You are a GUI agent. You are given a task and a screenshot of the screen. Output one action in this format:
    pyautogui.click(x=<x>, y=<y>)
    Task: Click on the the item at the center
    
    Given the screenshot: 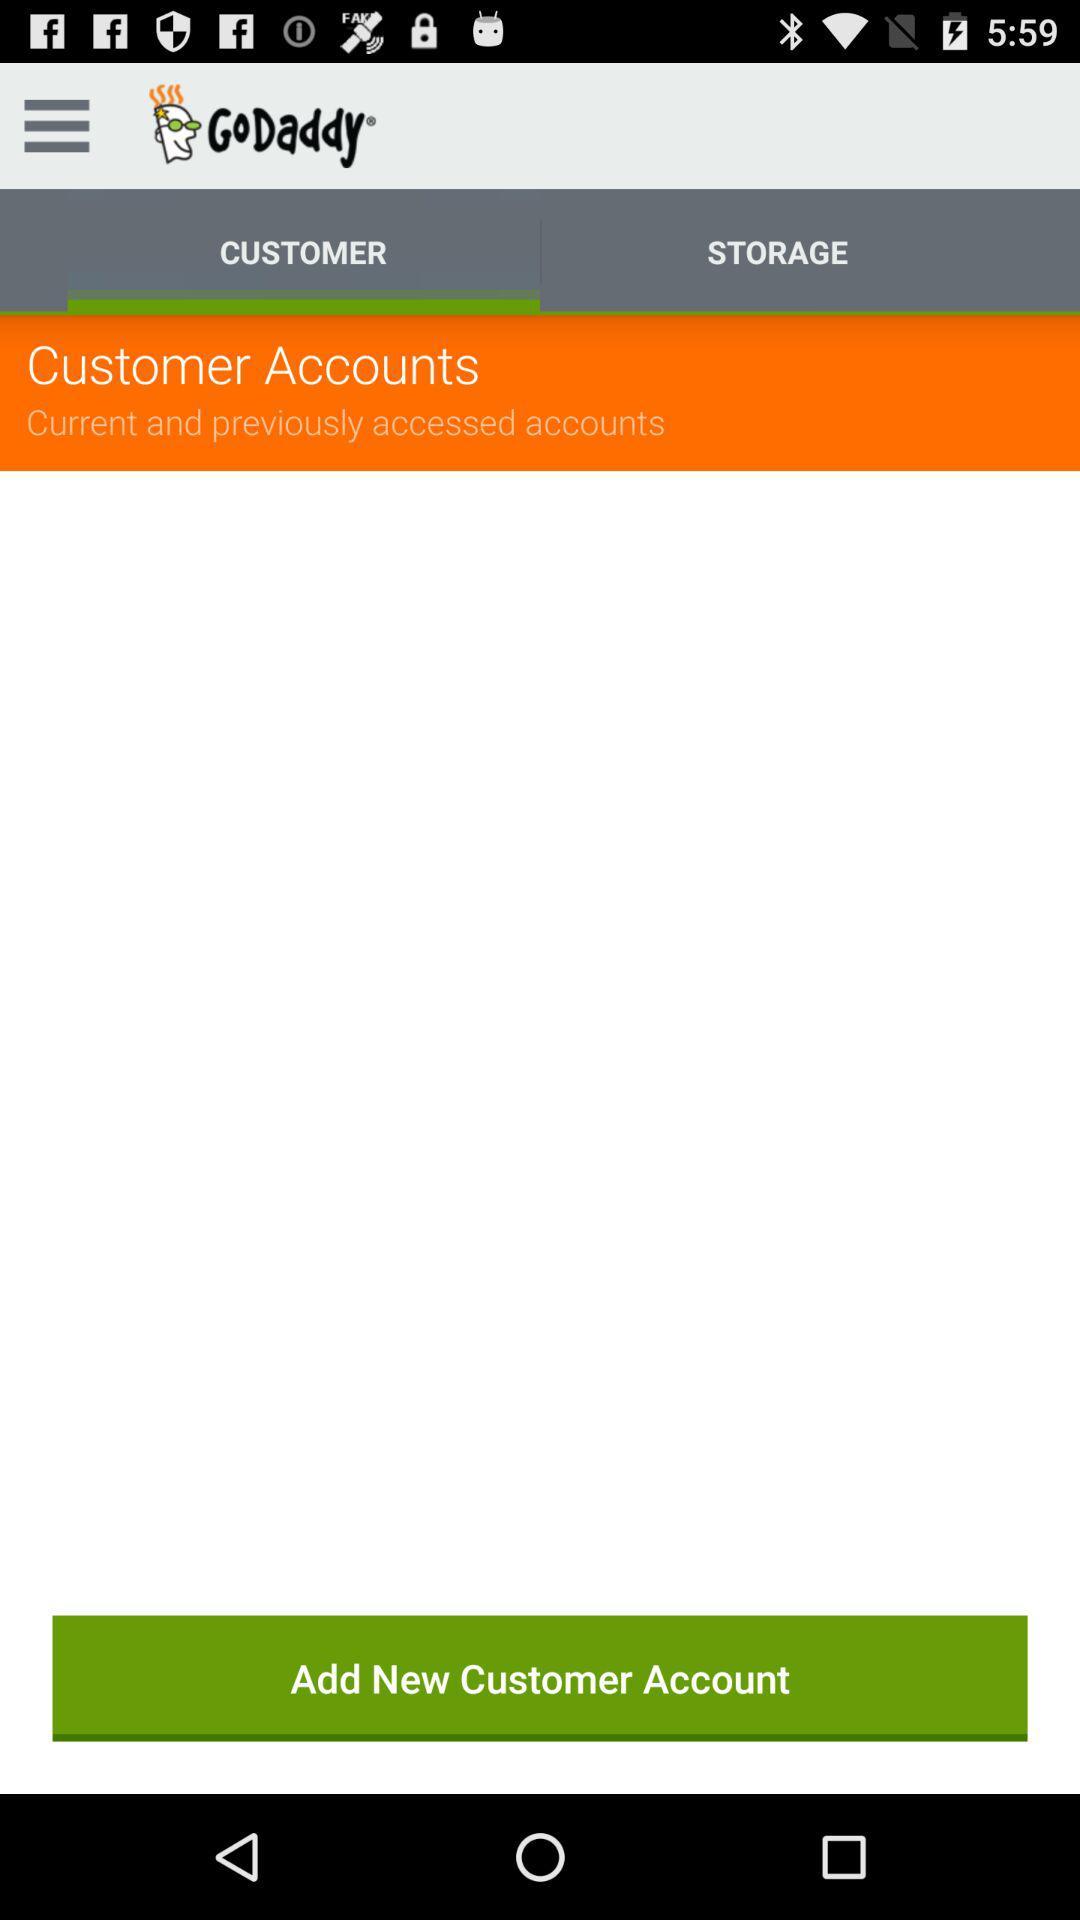 What is the action you would take?
    pyautogui.click(x=540, y=1017)
    